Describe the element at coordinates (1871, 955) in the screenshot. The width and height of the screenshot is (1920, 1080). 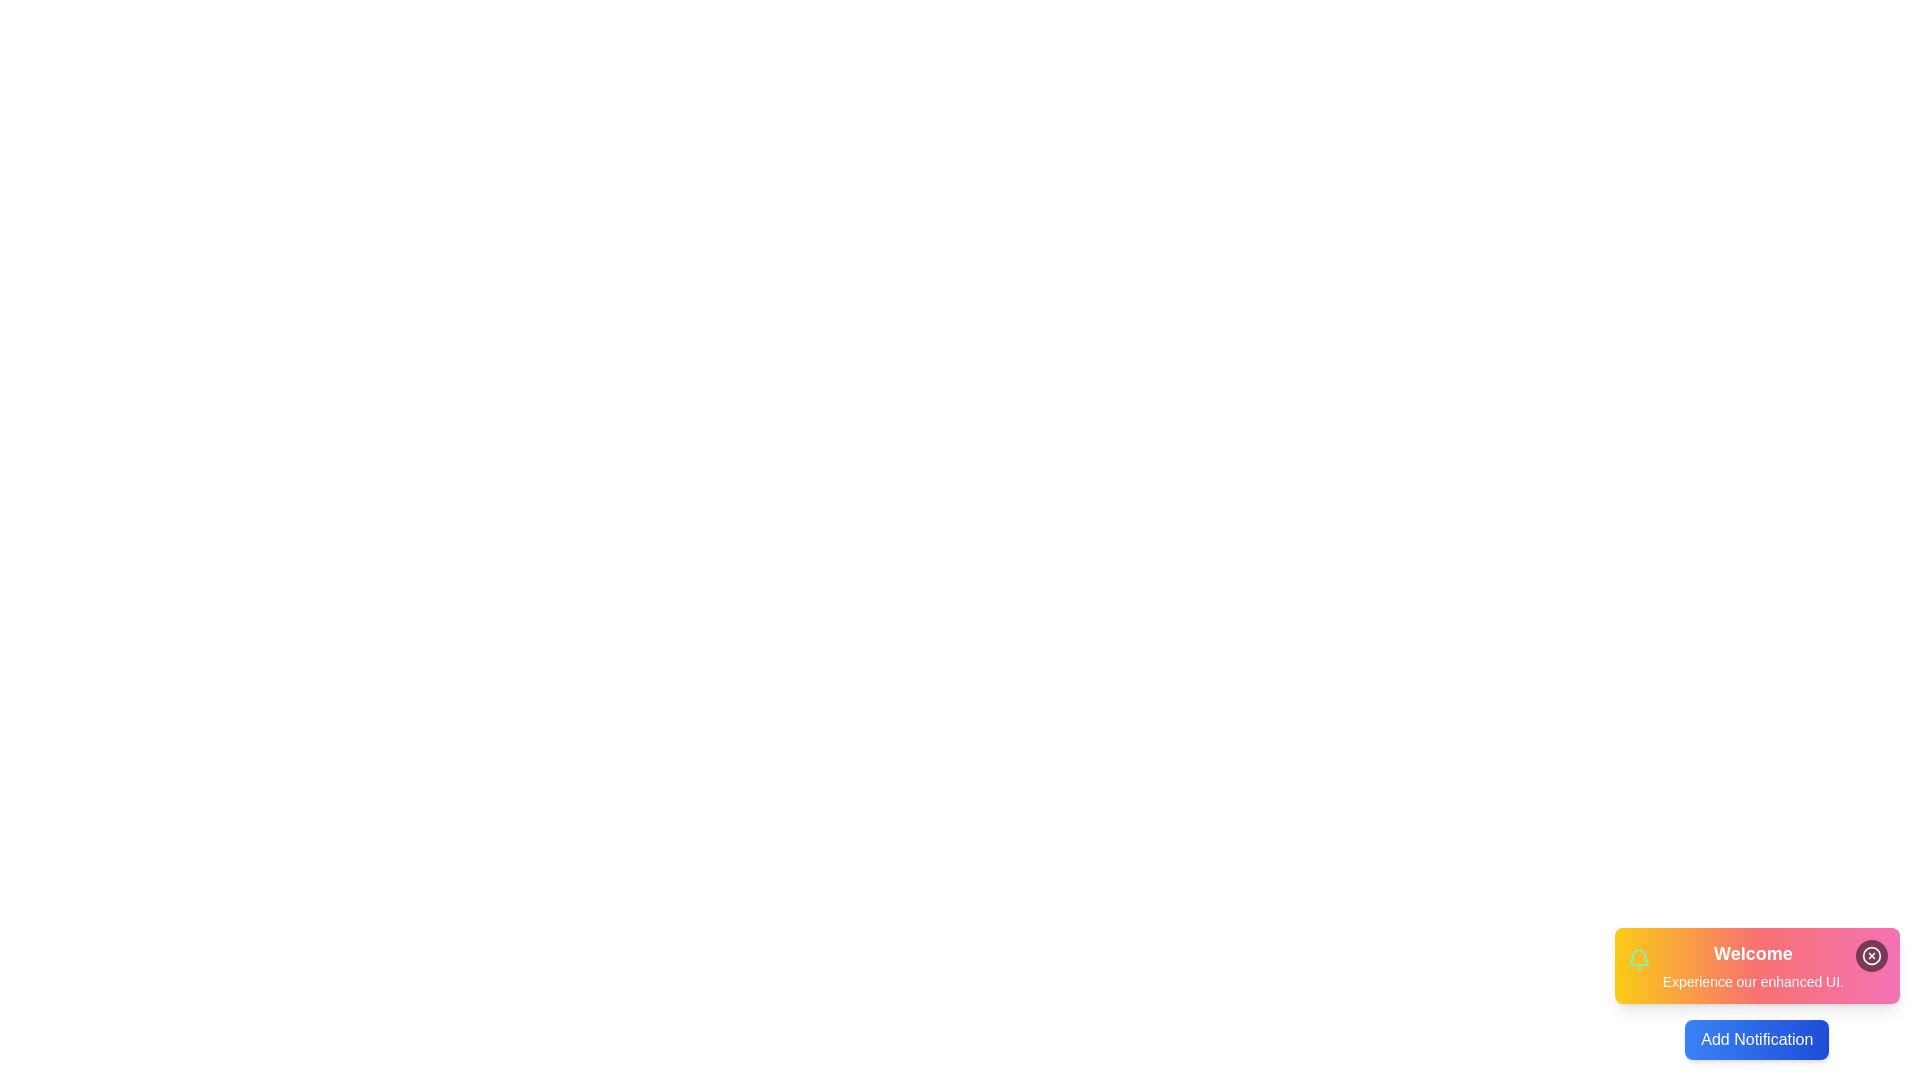
I see `the circular button with a semitransparent dark background and a white 'X' icon in the center` at that location.